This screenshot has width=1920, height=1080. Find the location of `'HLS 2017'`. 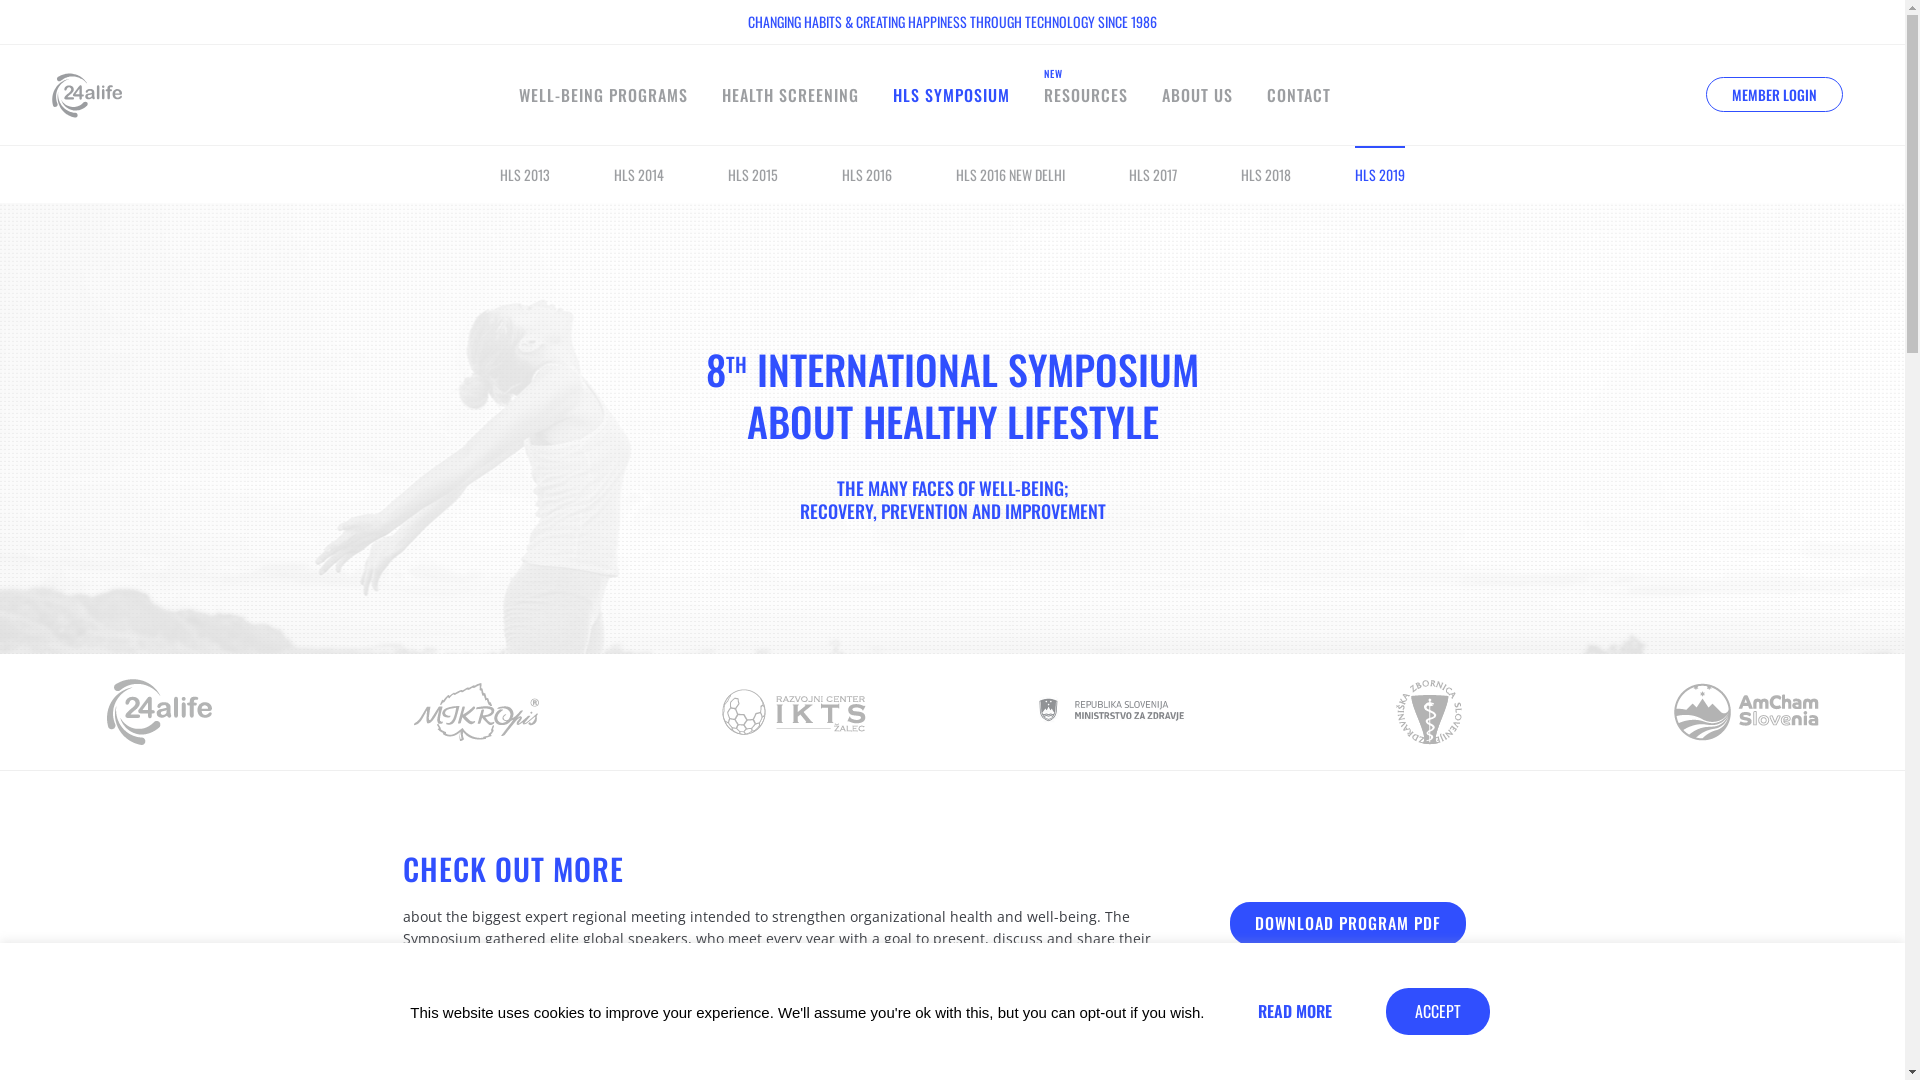

'HLS 2017' is located at coordinates (1152, 173).